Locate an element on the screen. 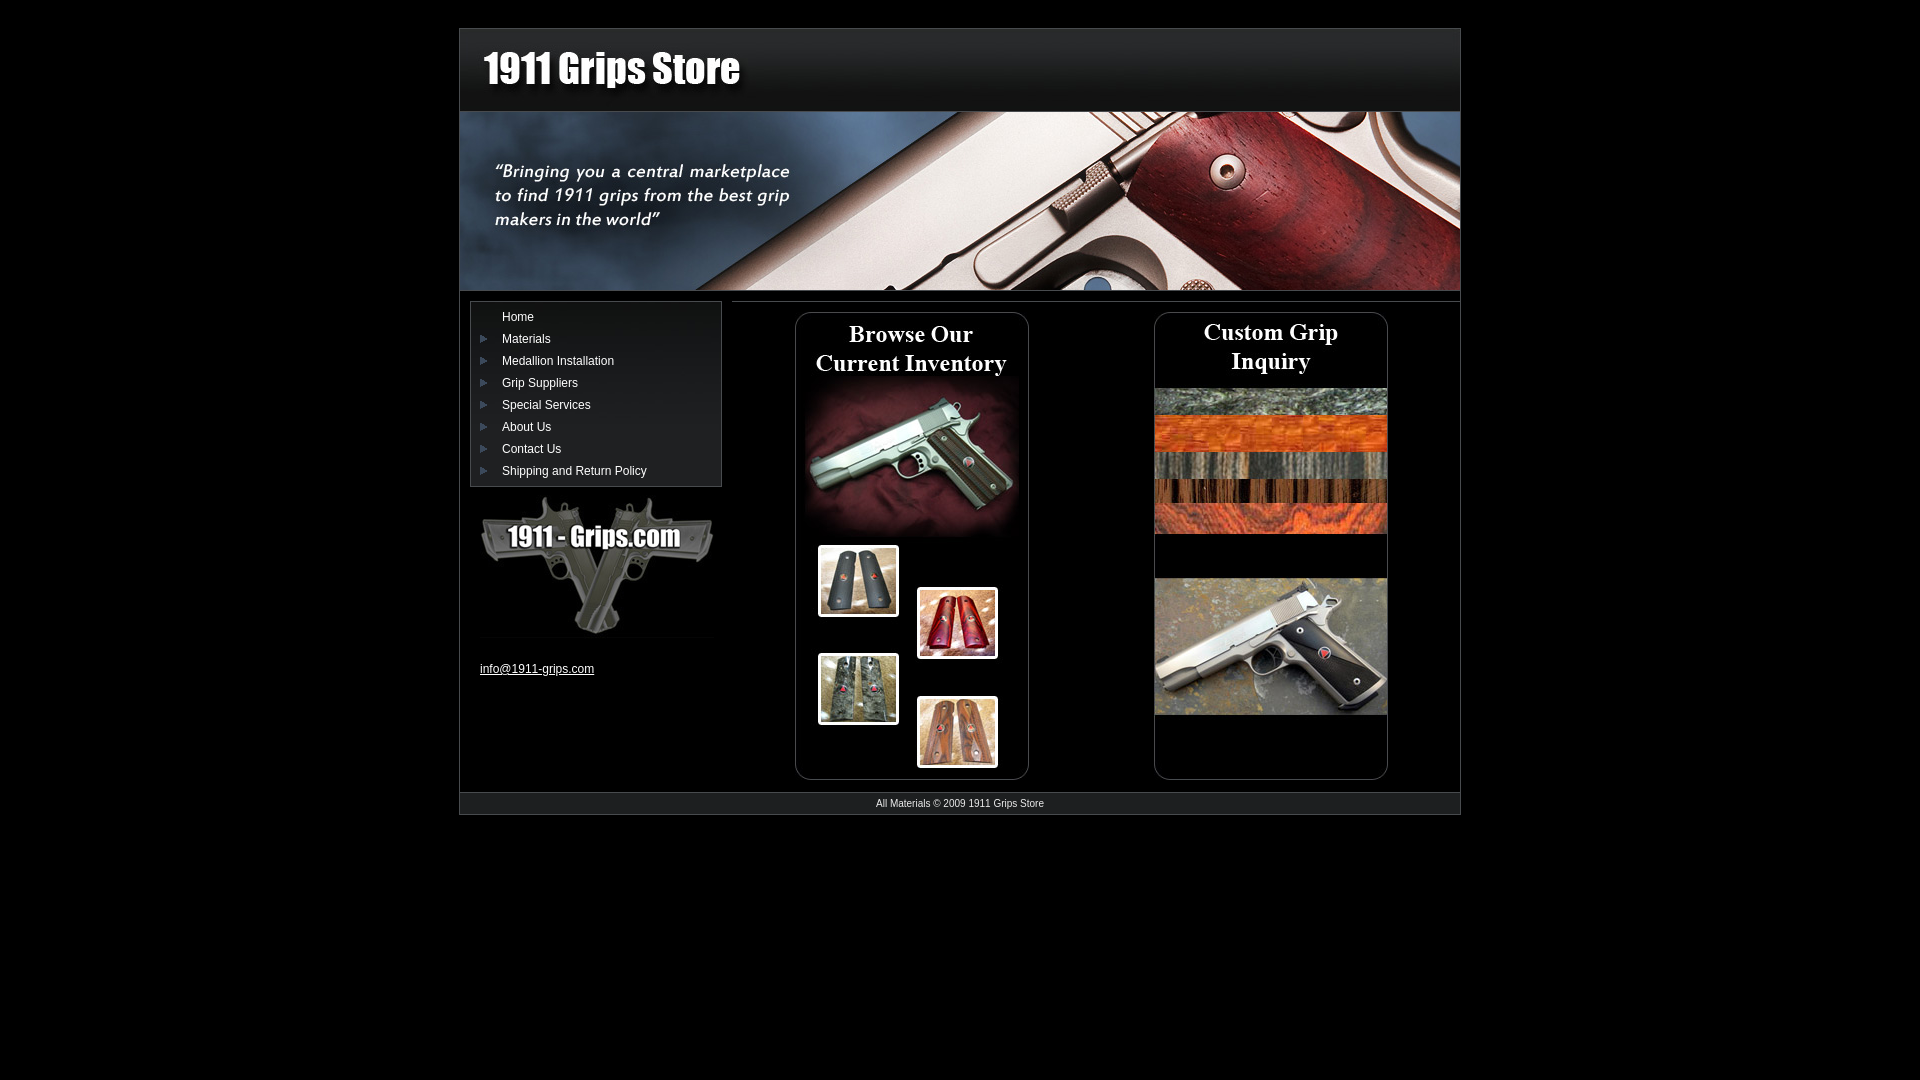 This screenshot has height=1080, width=1920. 'Grip Suppliers' is located at coordinates (539, 382).